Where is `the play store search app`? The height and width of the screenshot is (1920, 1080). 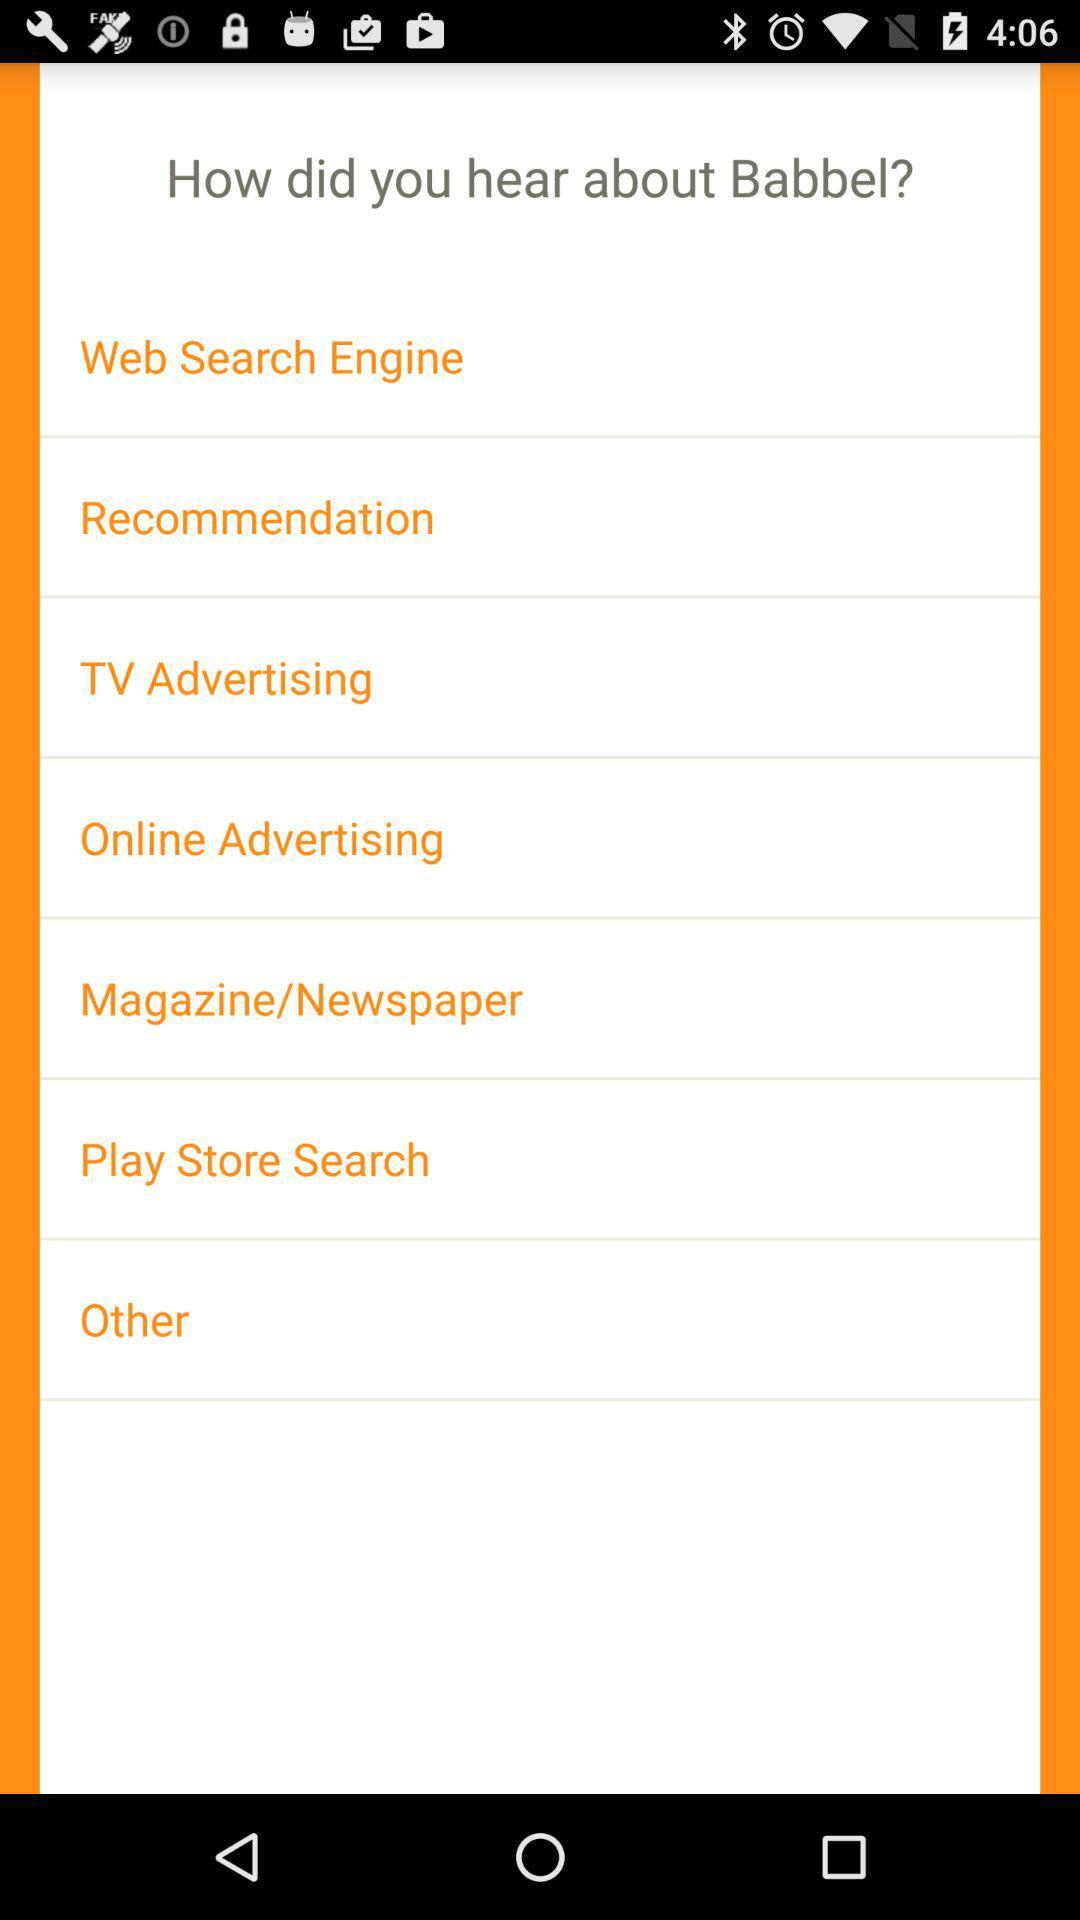
the play store search app is located at coordinates (540, 1158).